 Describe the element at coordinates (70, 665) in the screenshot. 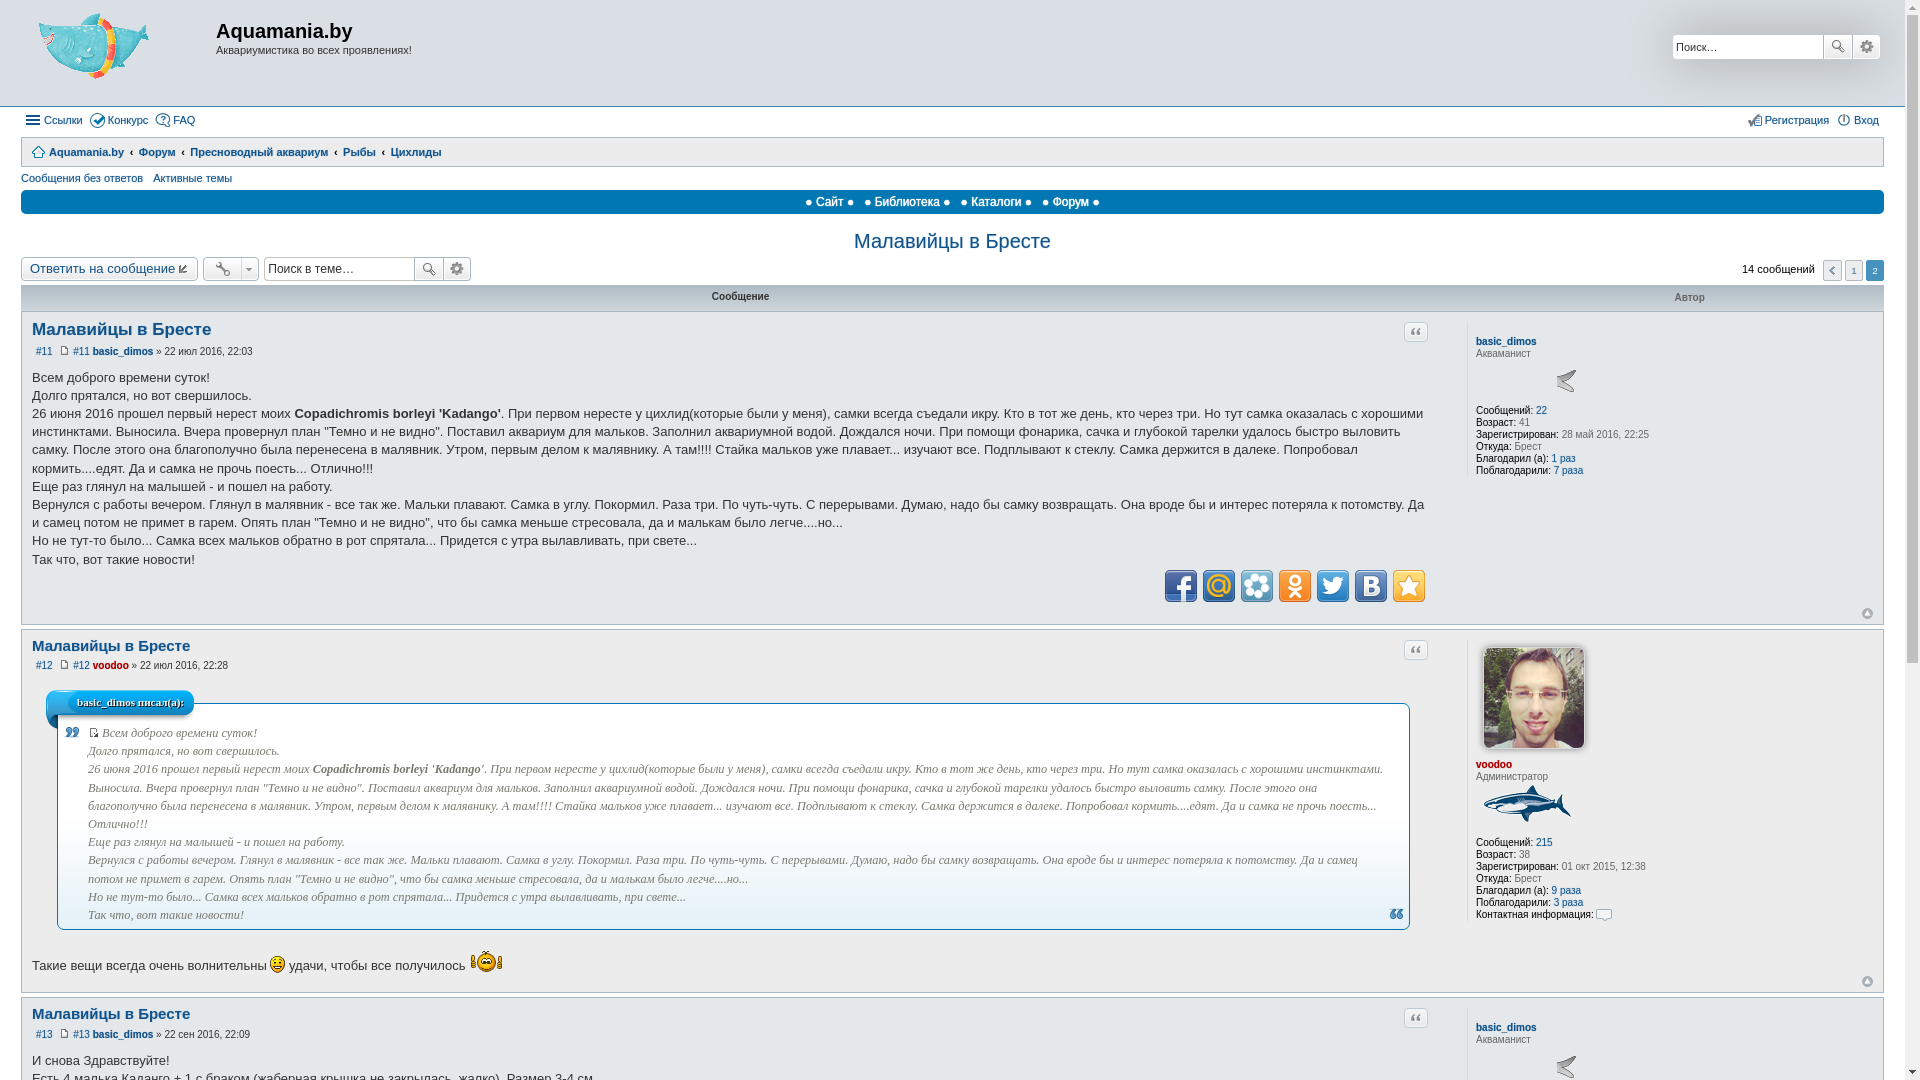

I see `'#12'` at that location.